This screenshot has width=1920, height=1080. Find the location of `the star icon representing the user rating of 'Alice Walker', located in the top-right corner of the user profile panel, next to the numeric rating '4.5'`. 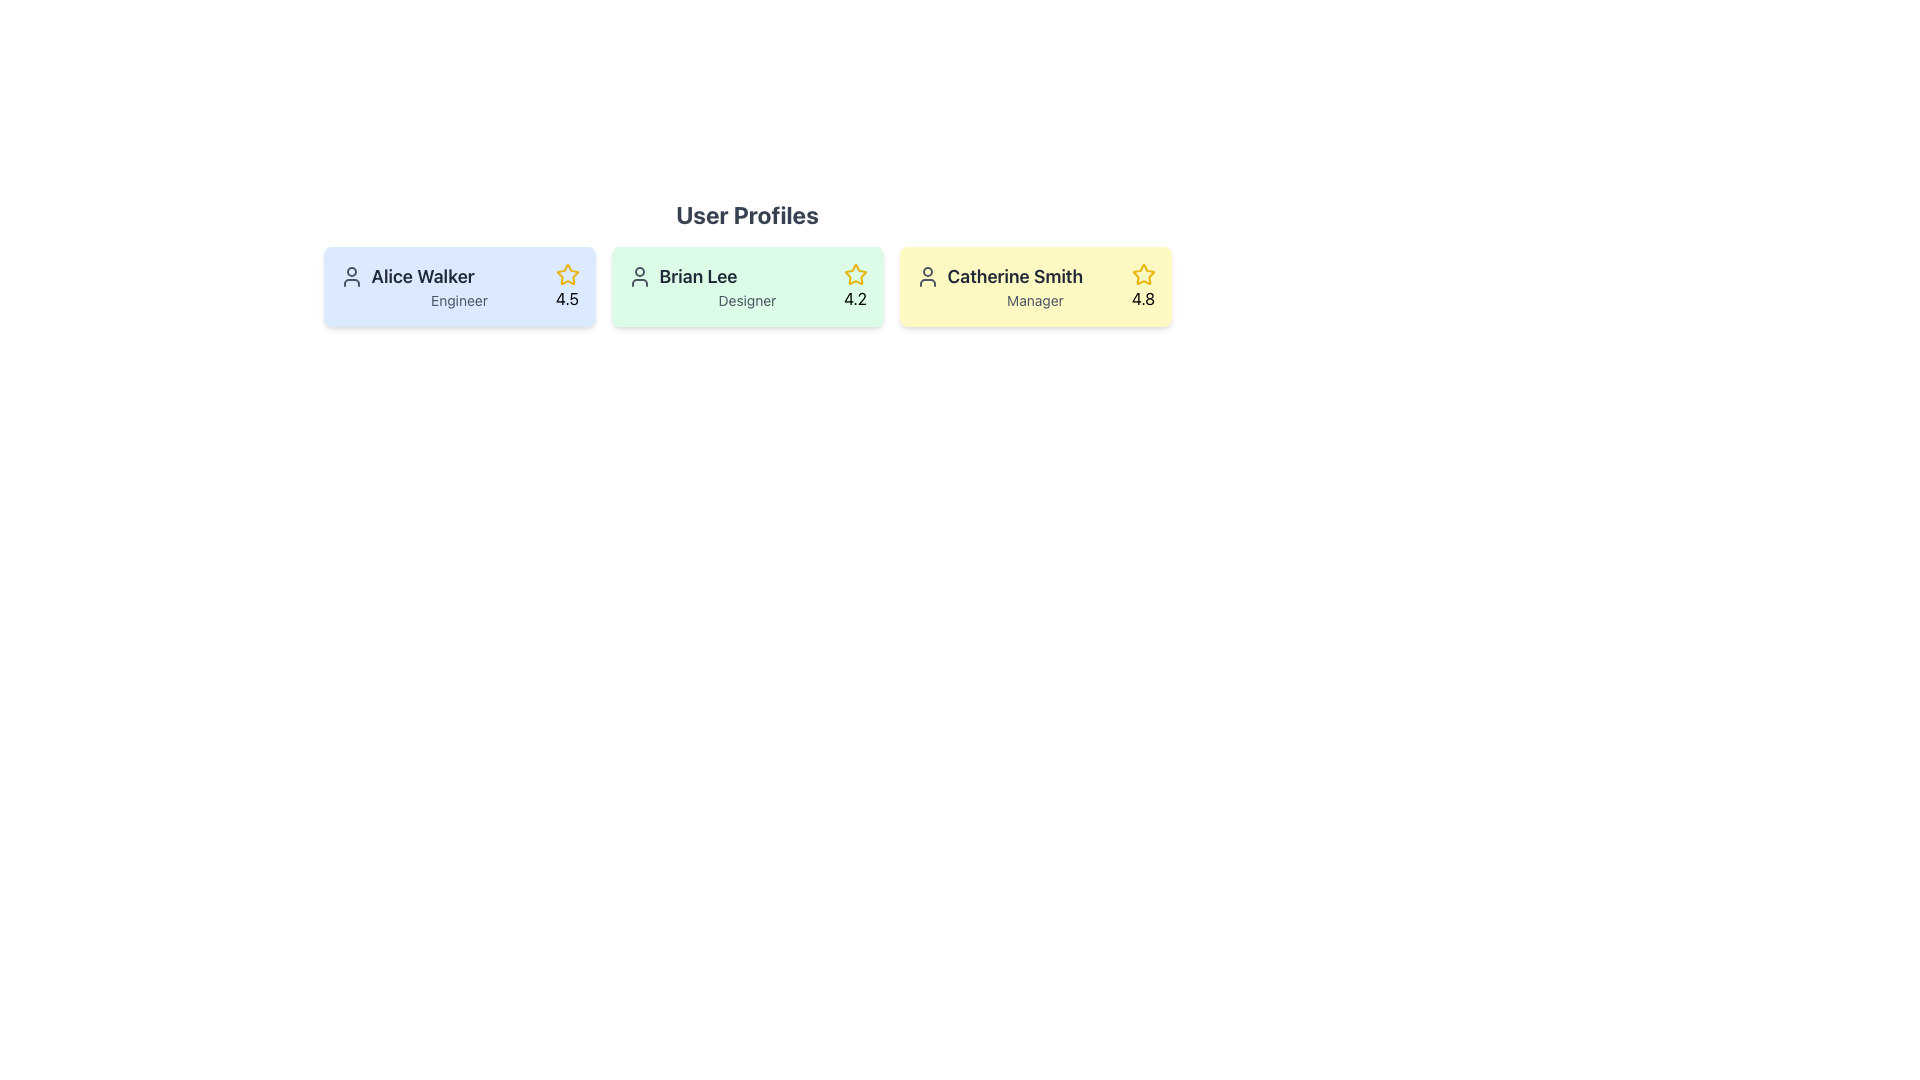

the star icon representing the user rating of 'Alice Walker', located in the top-right corner of the user profile panel, next to the numeric rating '4.5' is located at coordinates (566, 274).